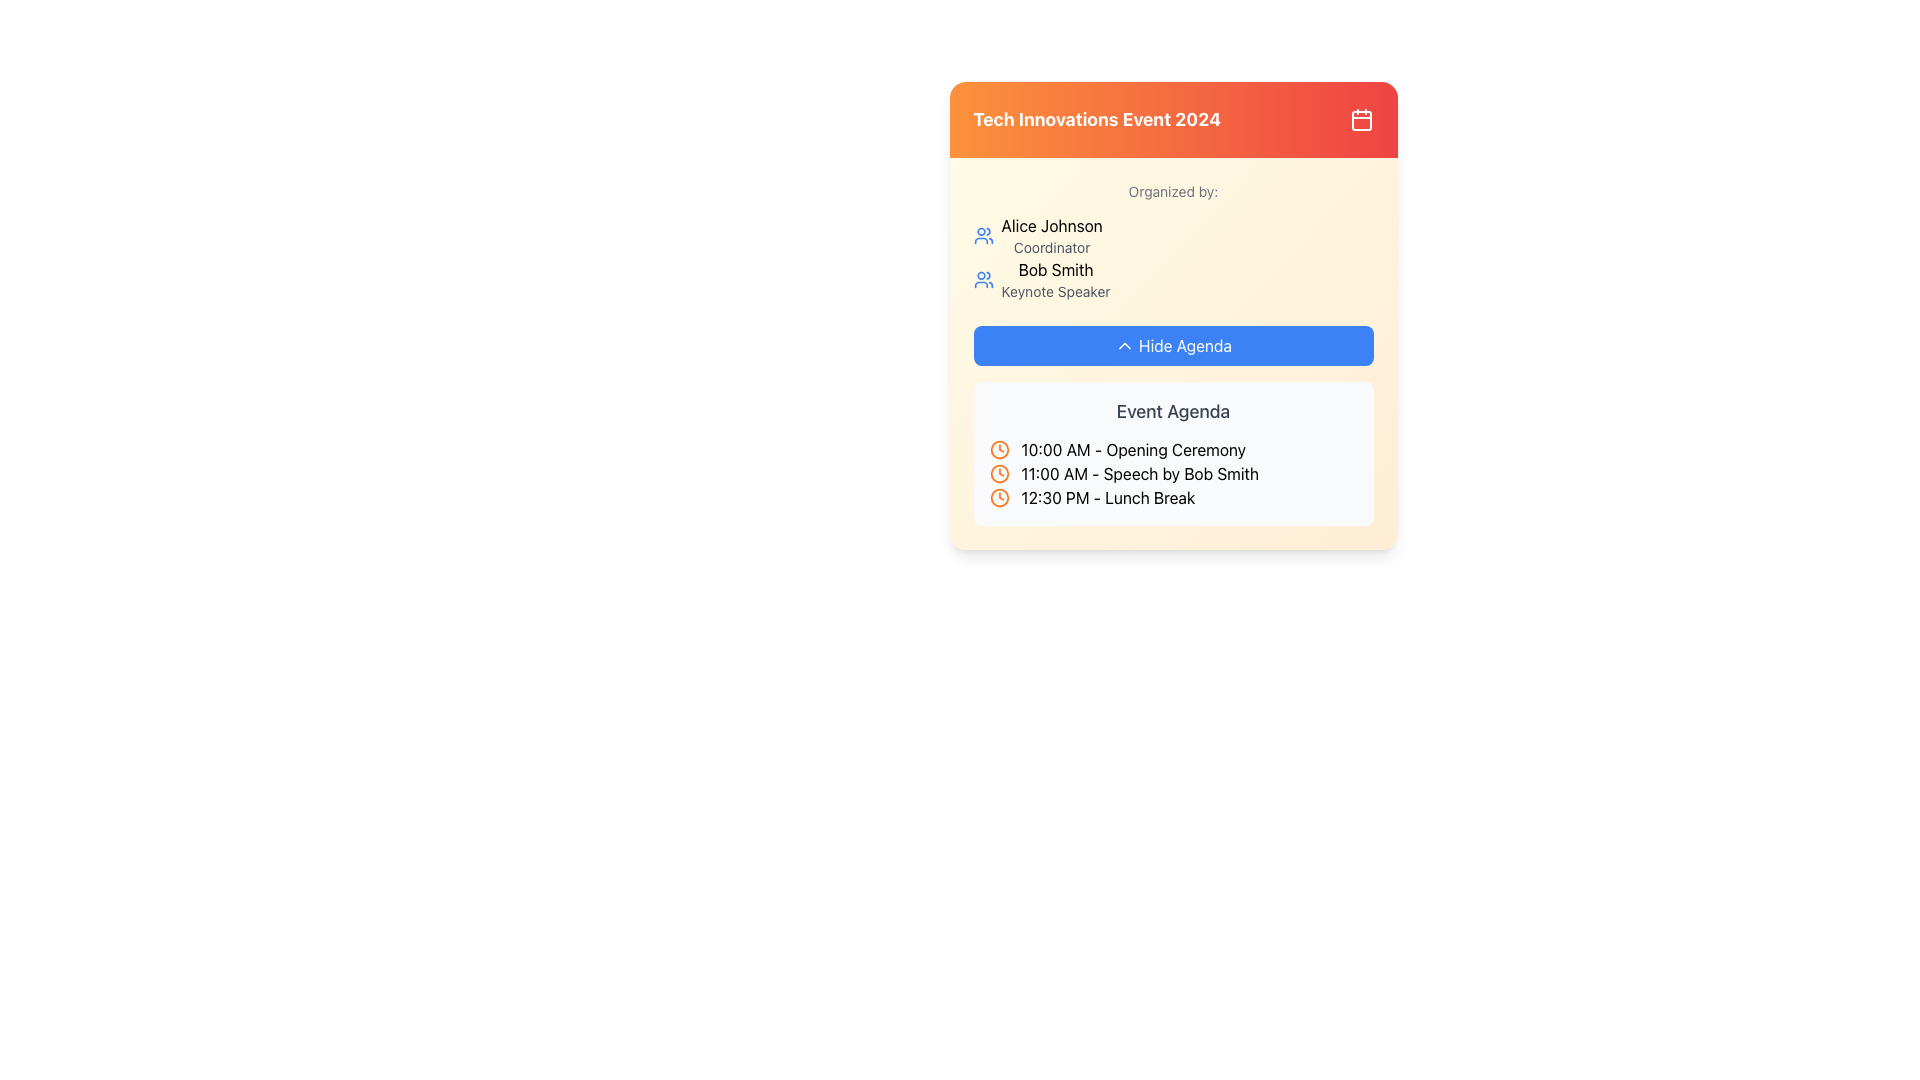 Image resolution: width=1920 pixels, height=1080 pixels. What do you see at coordinates (1055, 292) in the screenshot?
I see `the text label that reads 'Keynote Speaker', which is styled in gray and positioned below 'Bob Smith'` at bounding box center [1055, 292].